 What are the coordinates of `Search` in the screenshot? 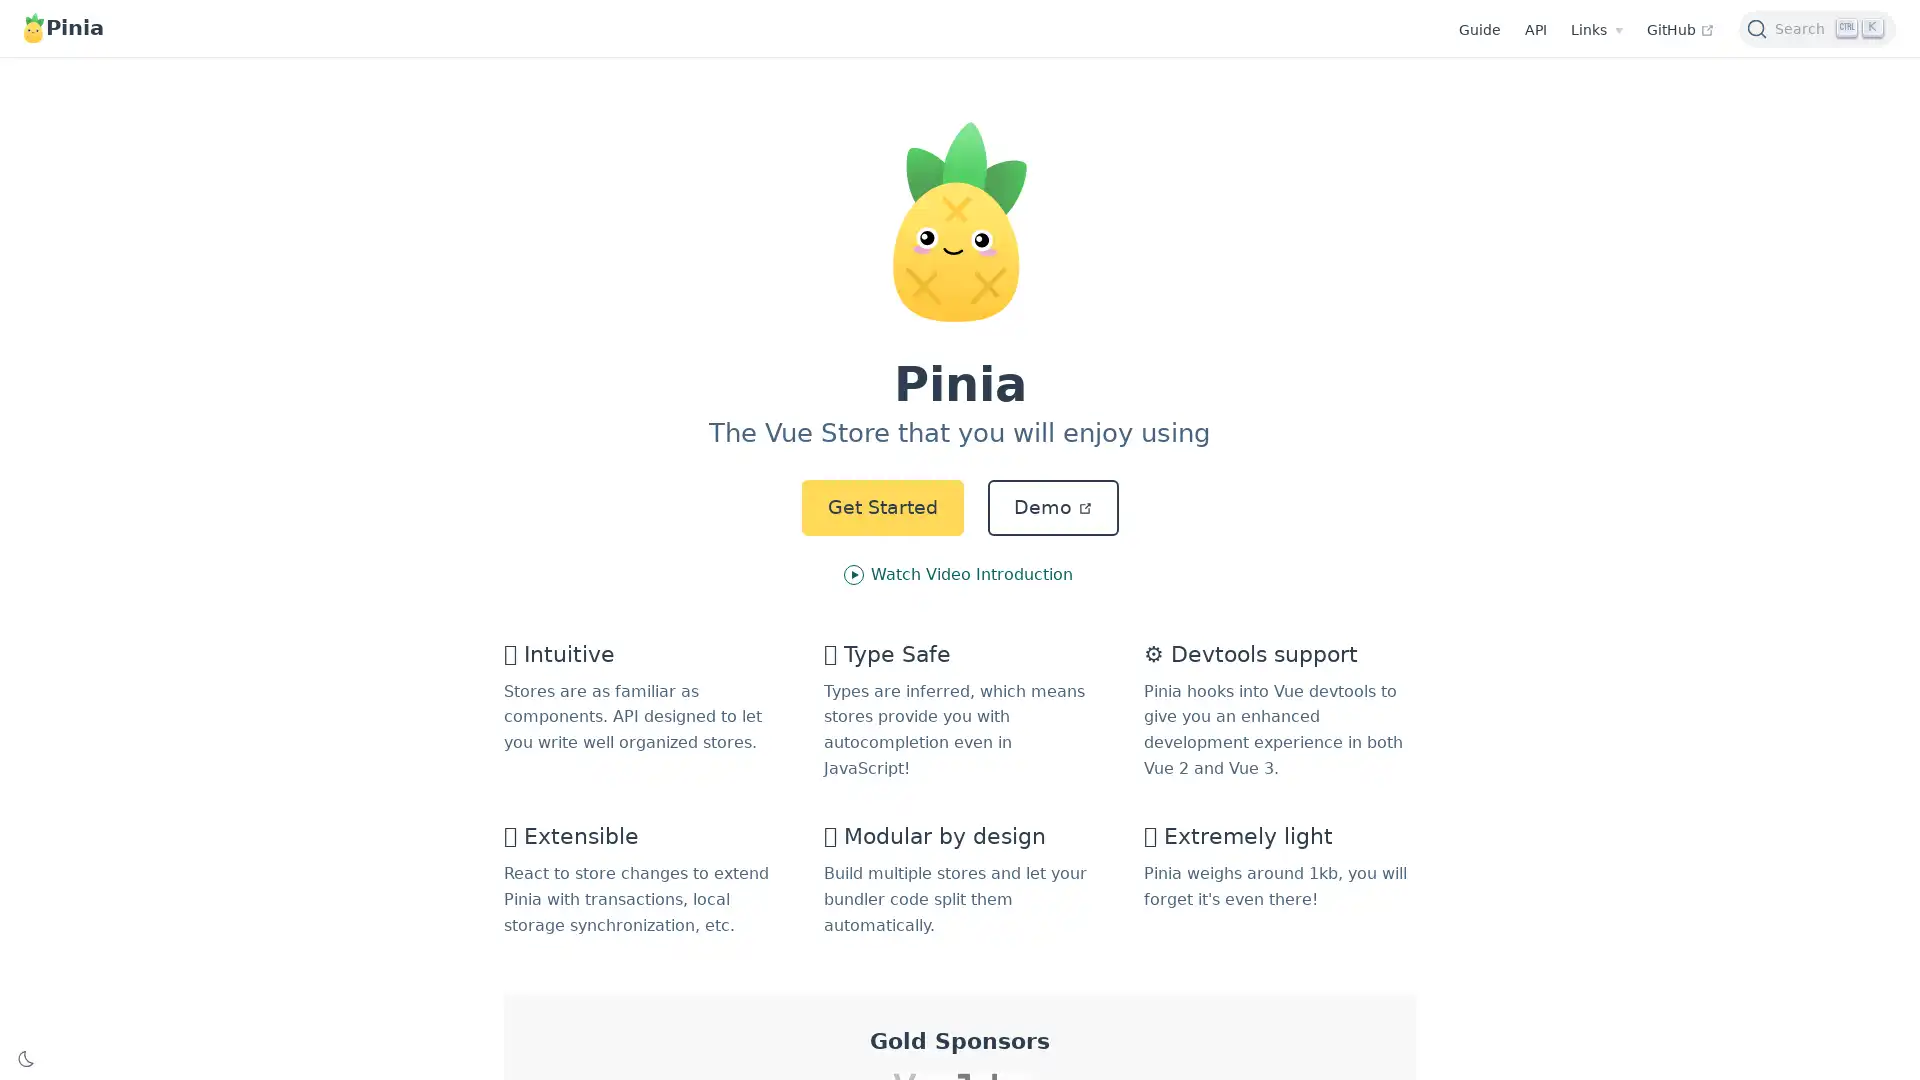 It's located at (1817, 27).